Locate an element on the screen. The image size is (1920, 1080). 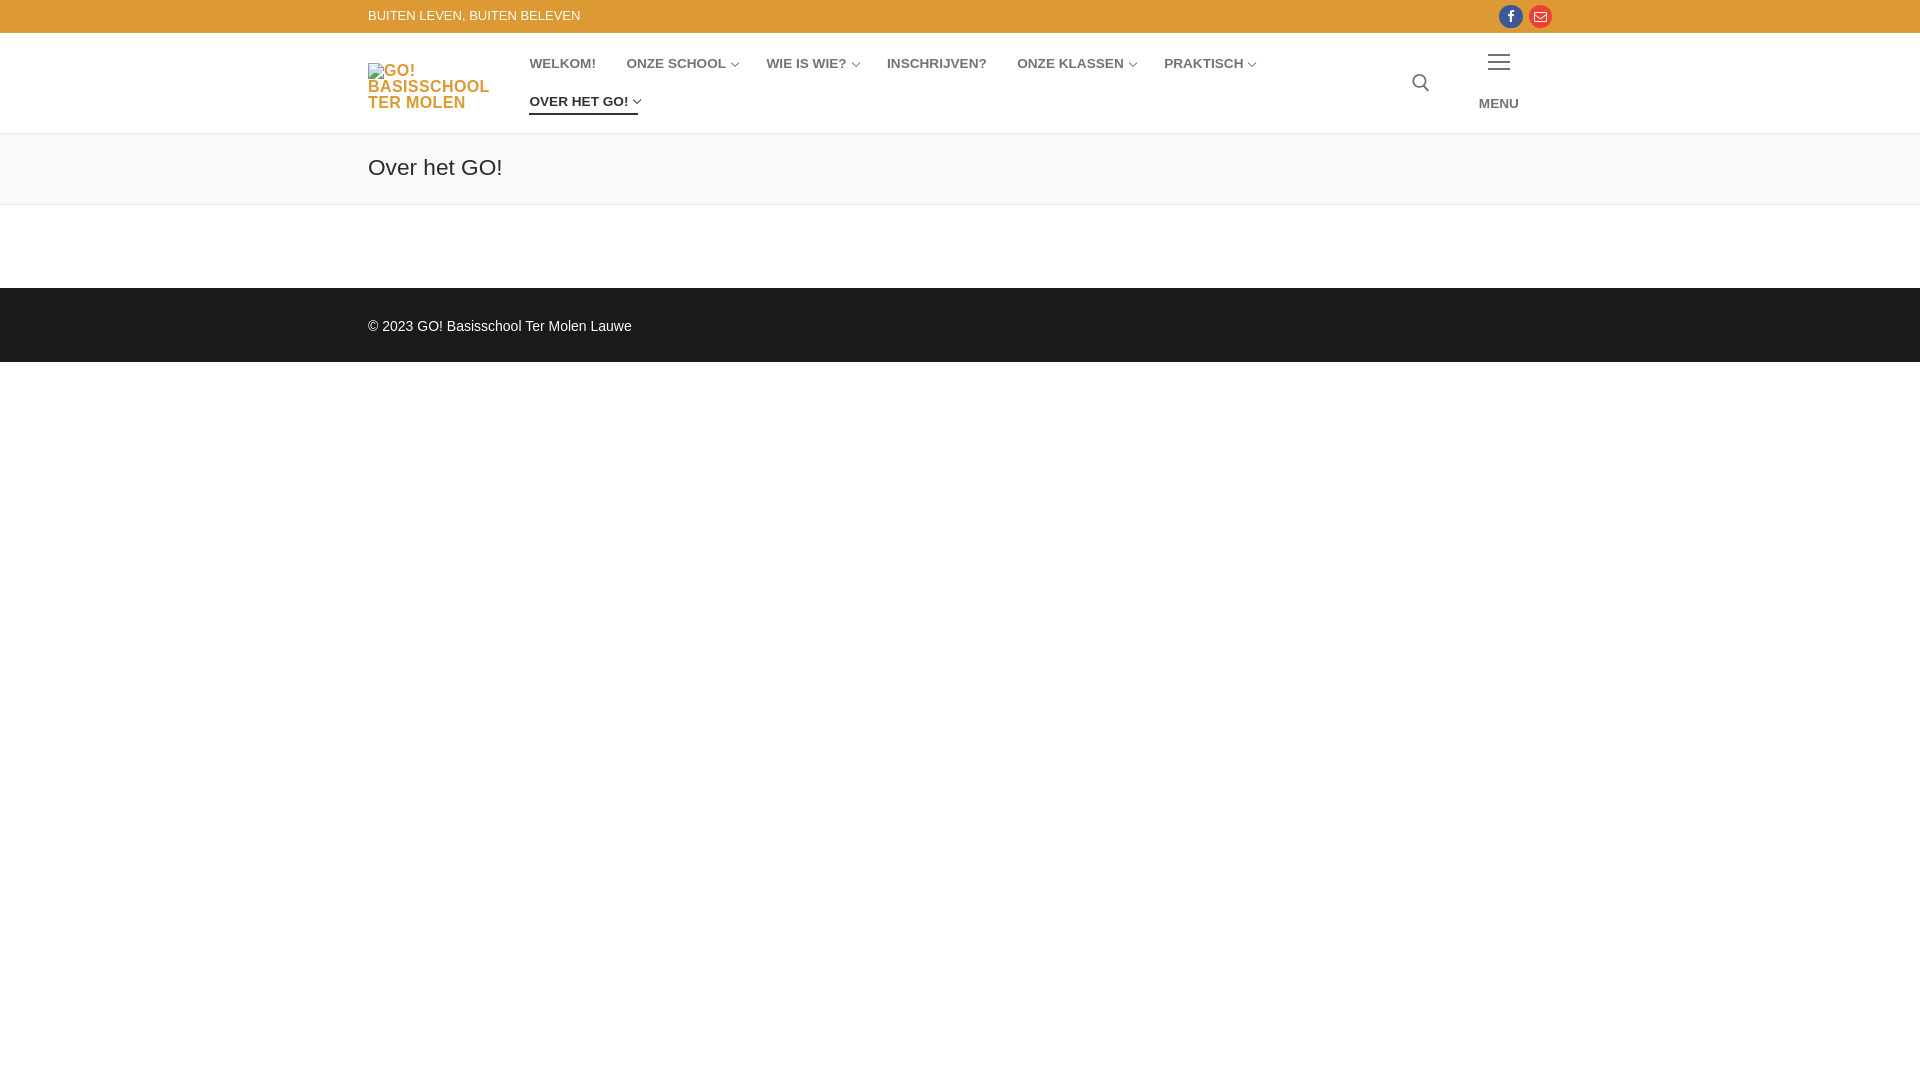
'WIE IS WIE? is located at coordinates (811, 63).